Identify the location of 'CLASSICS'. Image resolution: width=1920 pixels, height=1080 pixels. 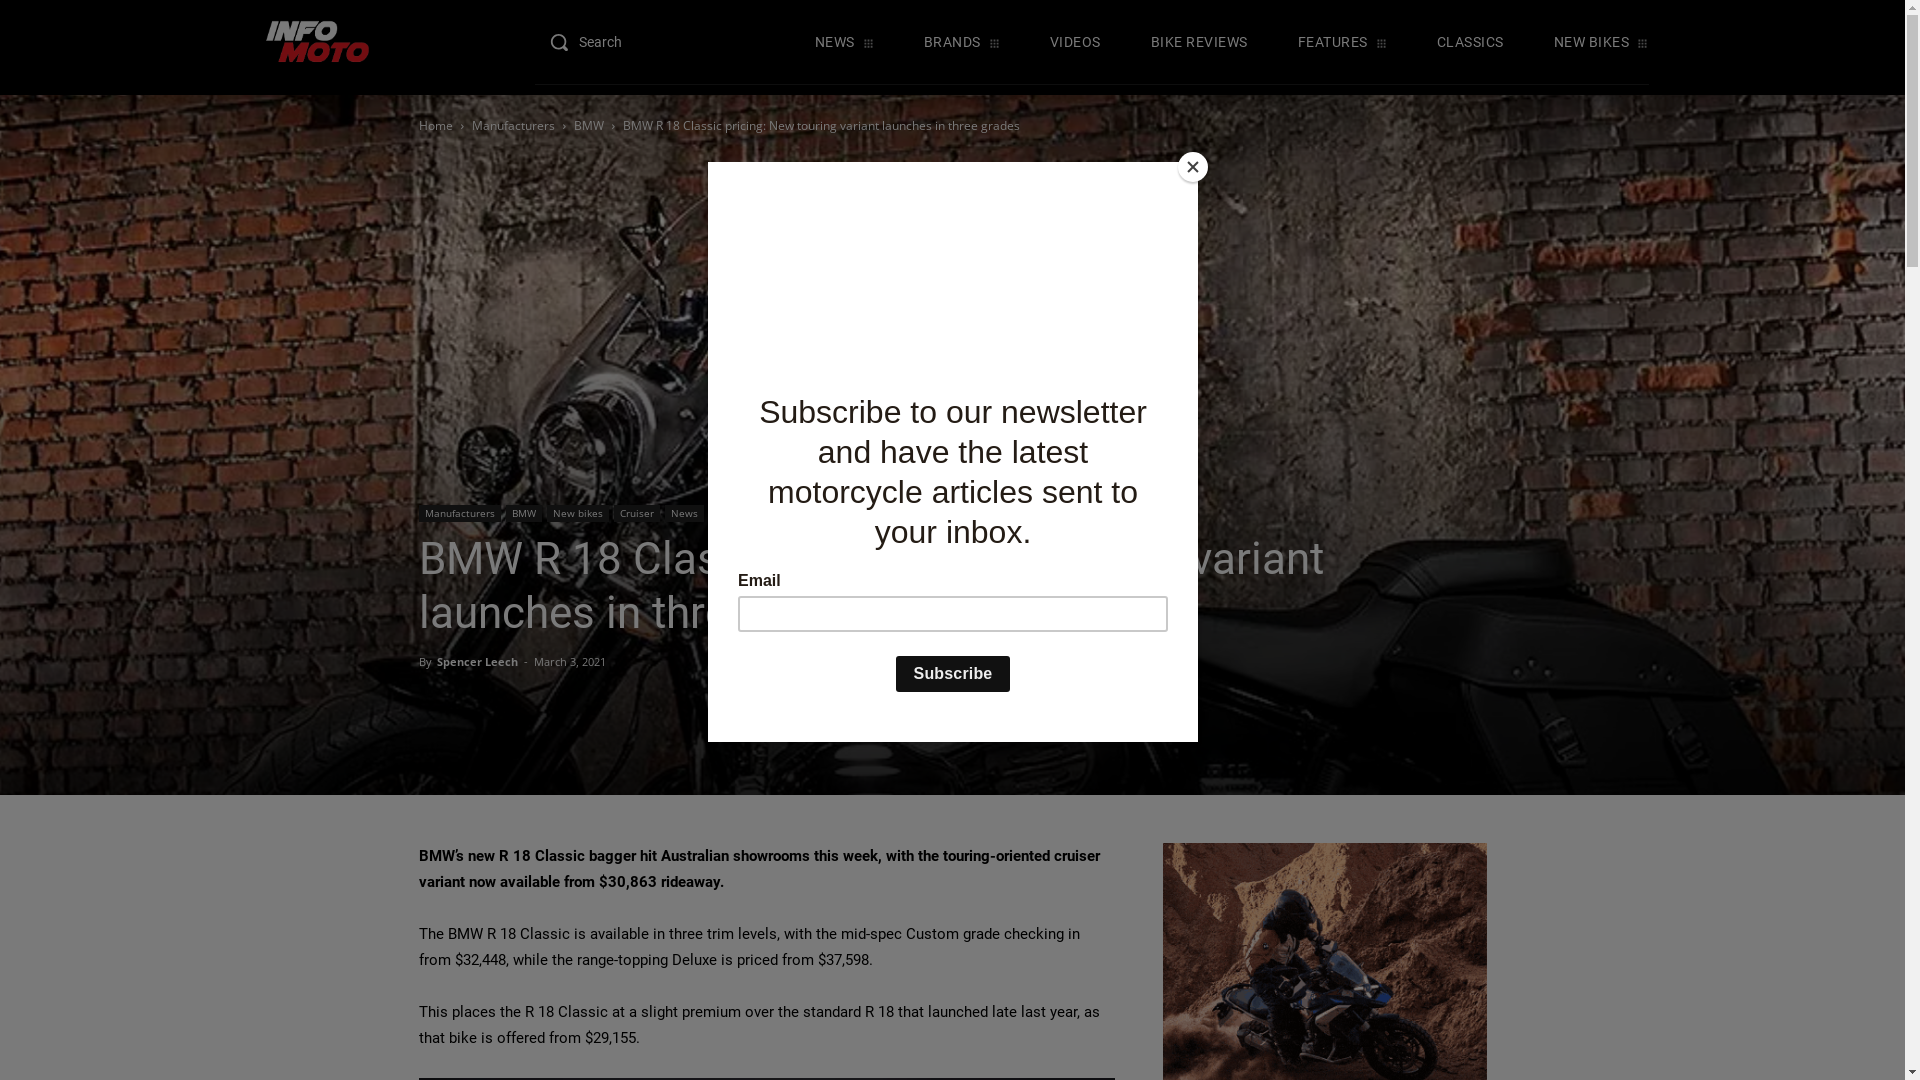
(1470, 42).